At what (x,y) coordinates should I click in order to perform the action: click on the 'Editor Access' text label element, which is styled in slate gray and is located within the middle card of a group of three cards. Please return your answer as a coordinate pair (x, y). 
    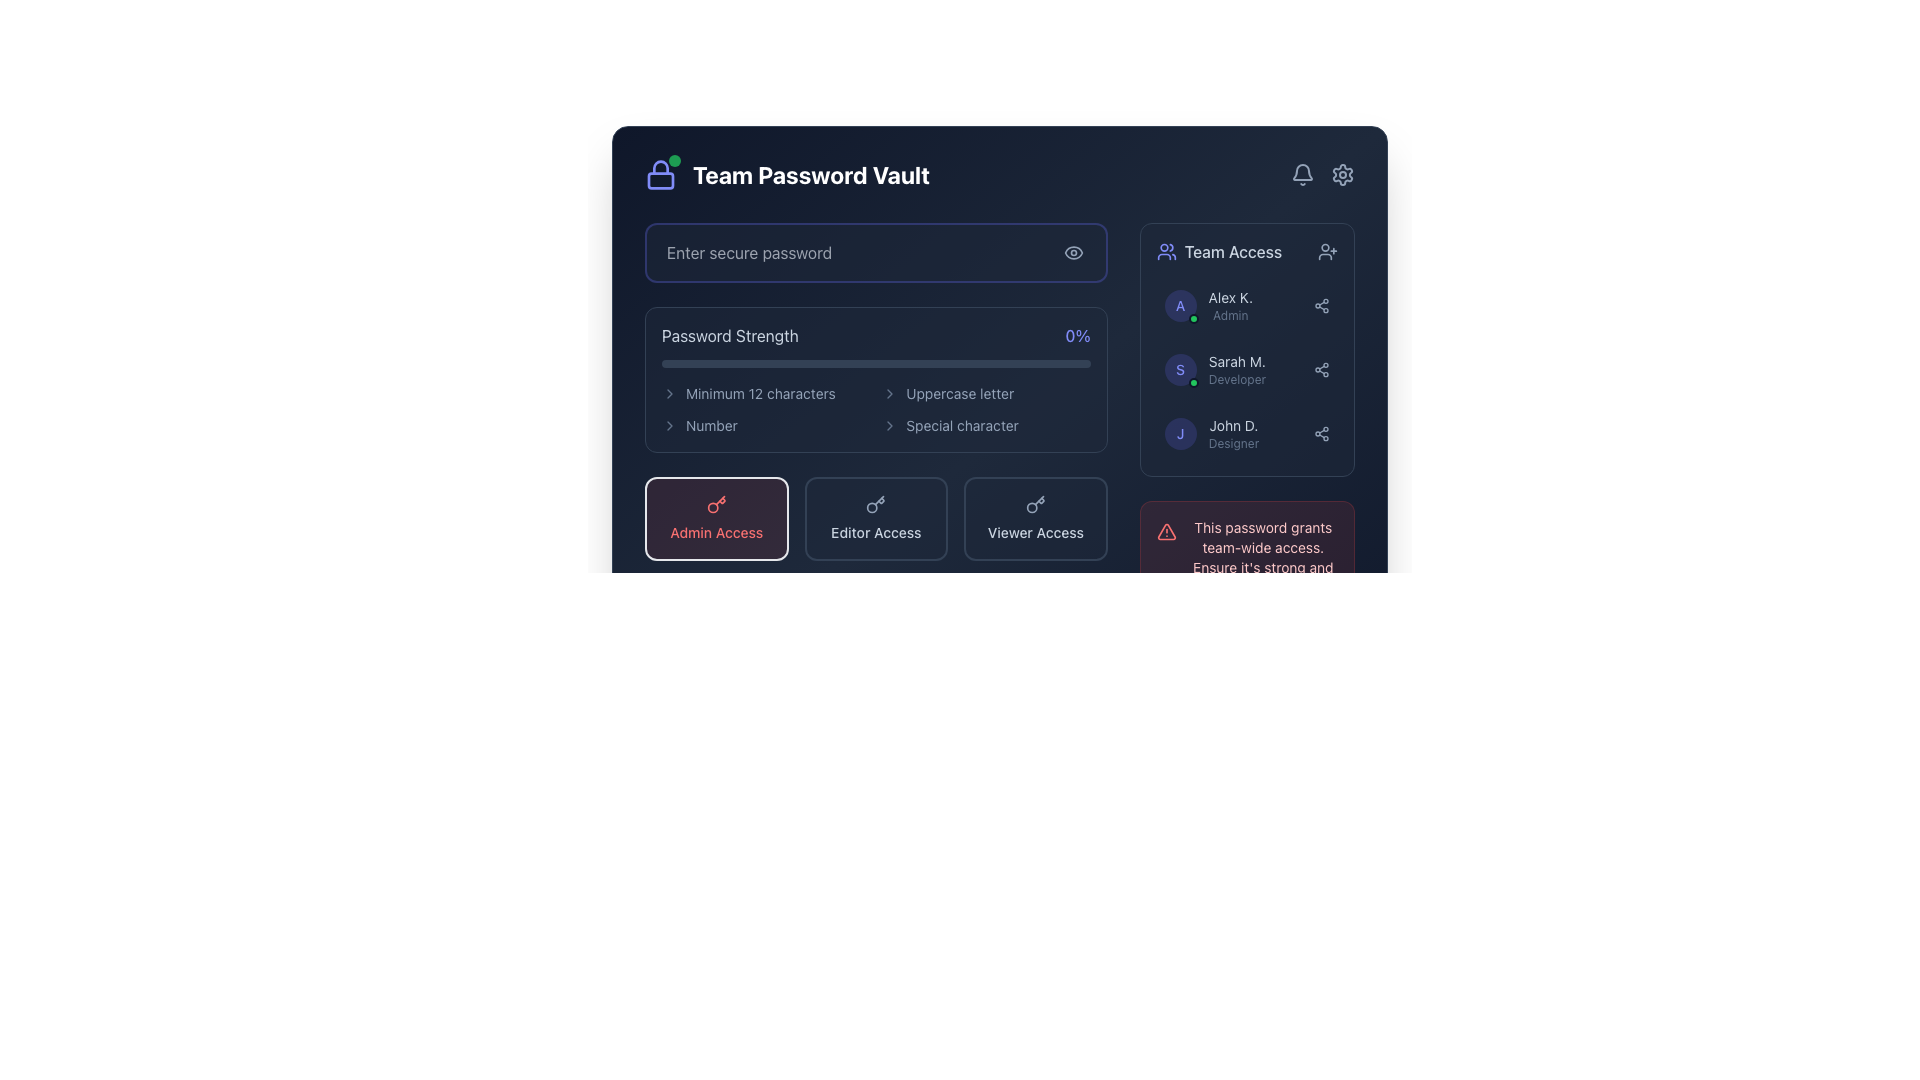
    Looking at the image, I should click on (876, 531).